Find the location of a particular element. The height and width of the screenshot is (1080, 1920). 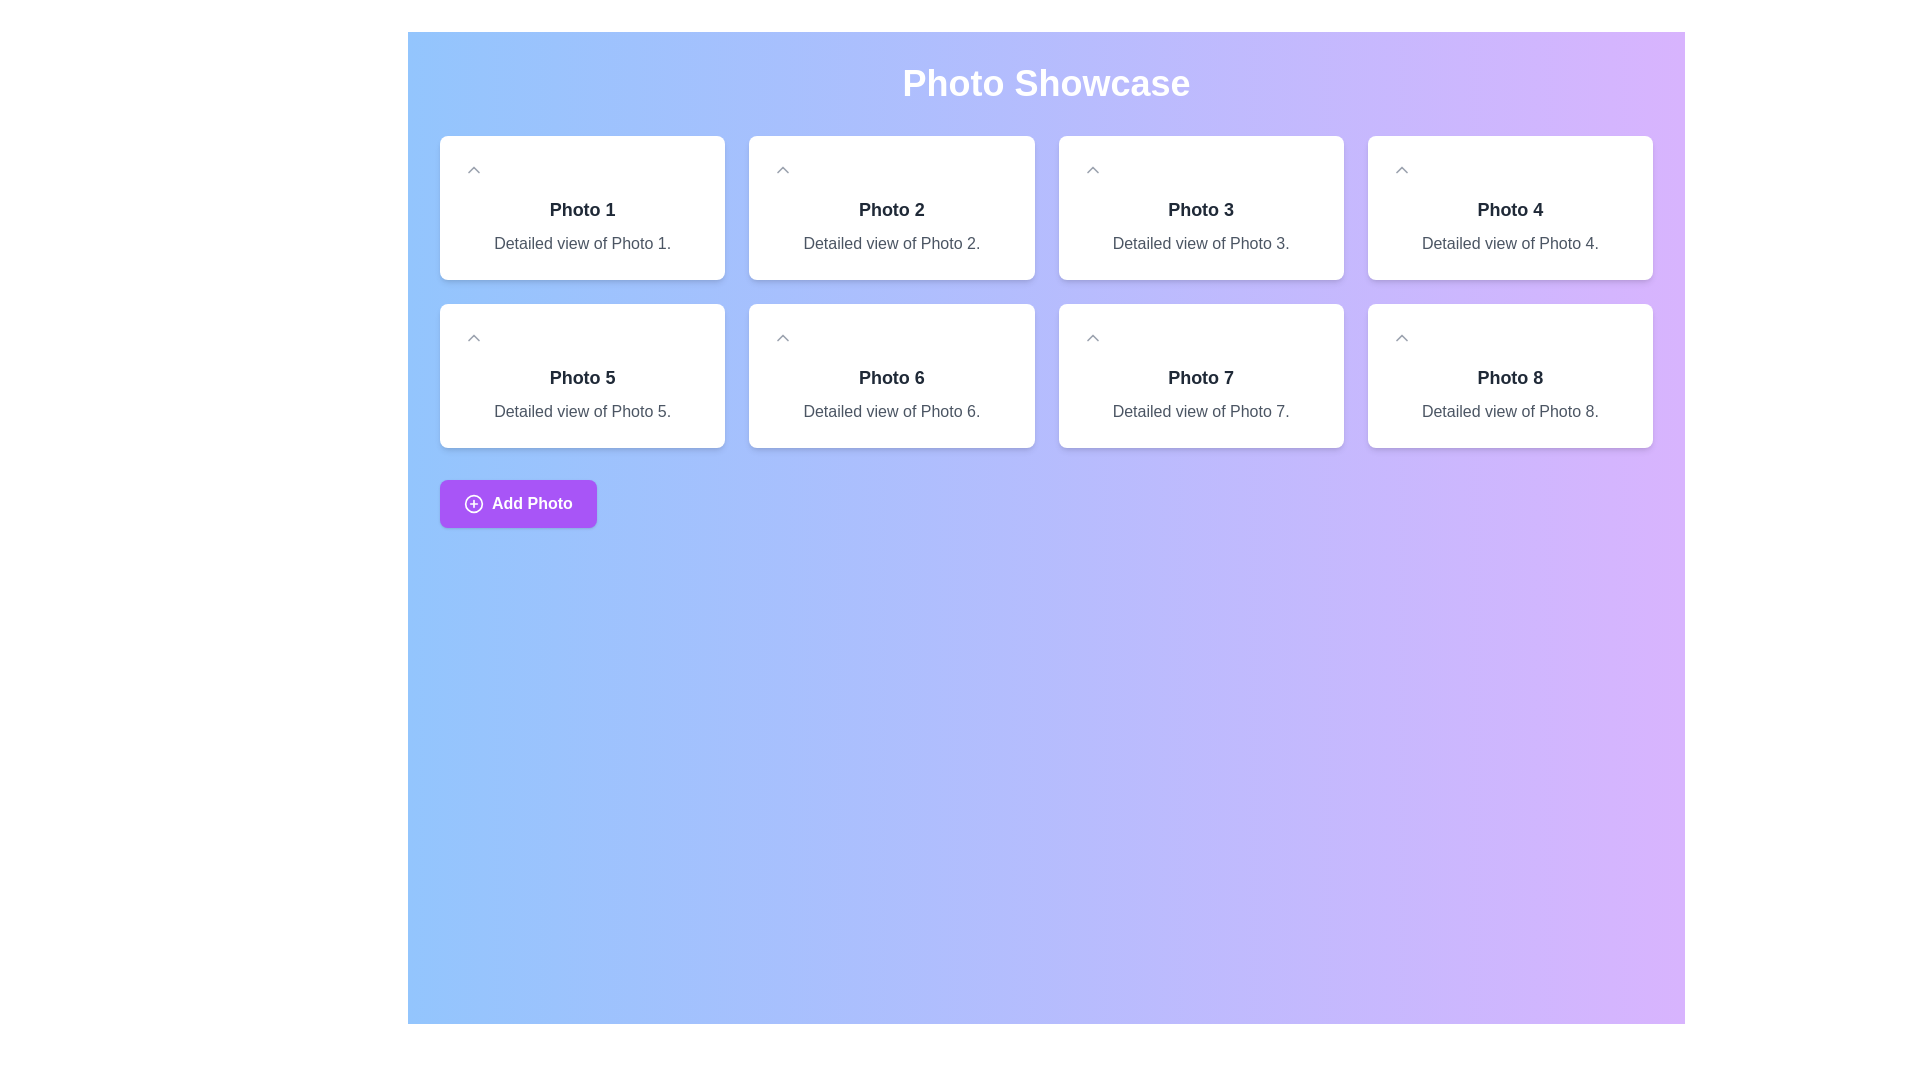

the toggle icon located in the top center region of the 'Photo 5' card is located at coordinates (473, 337).